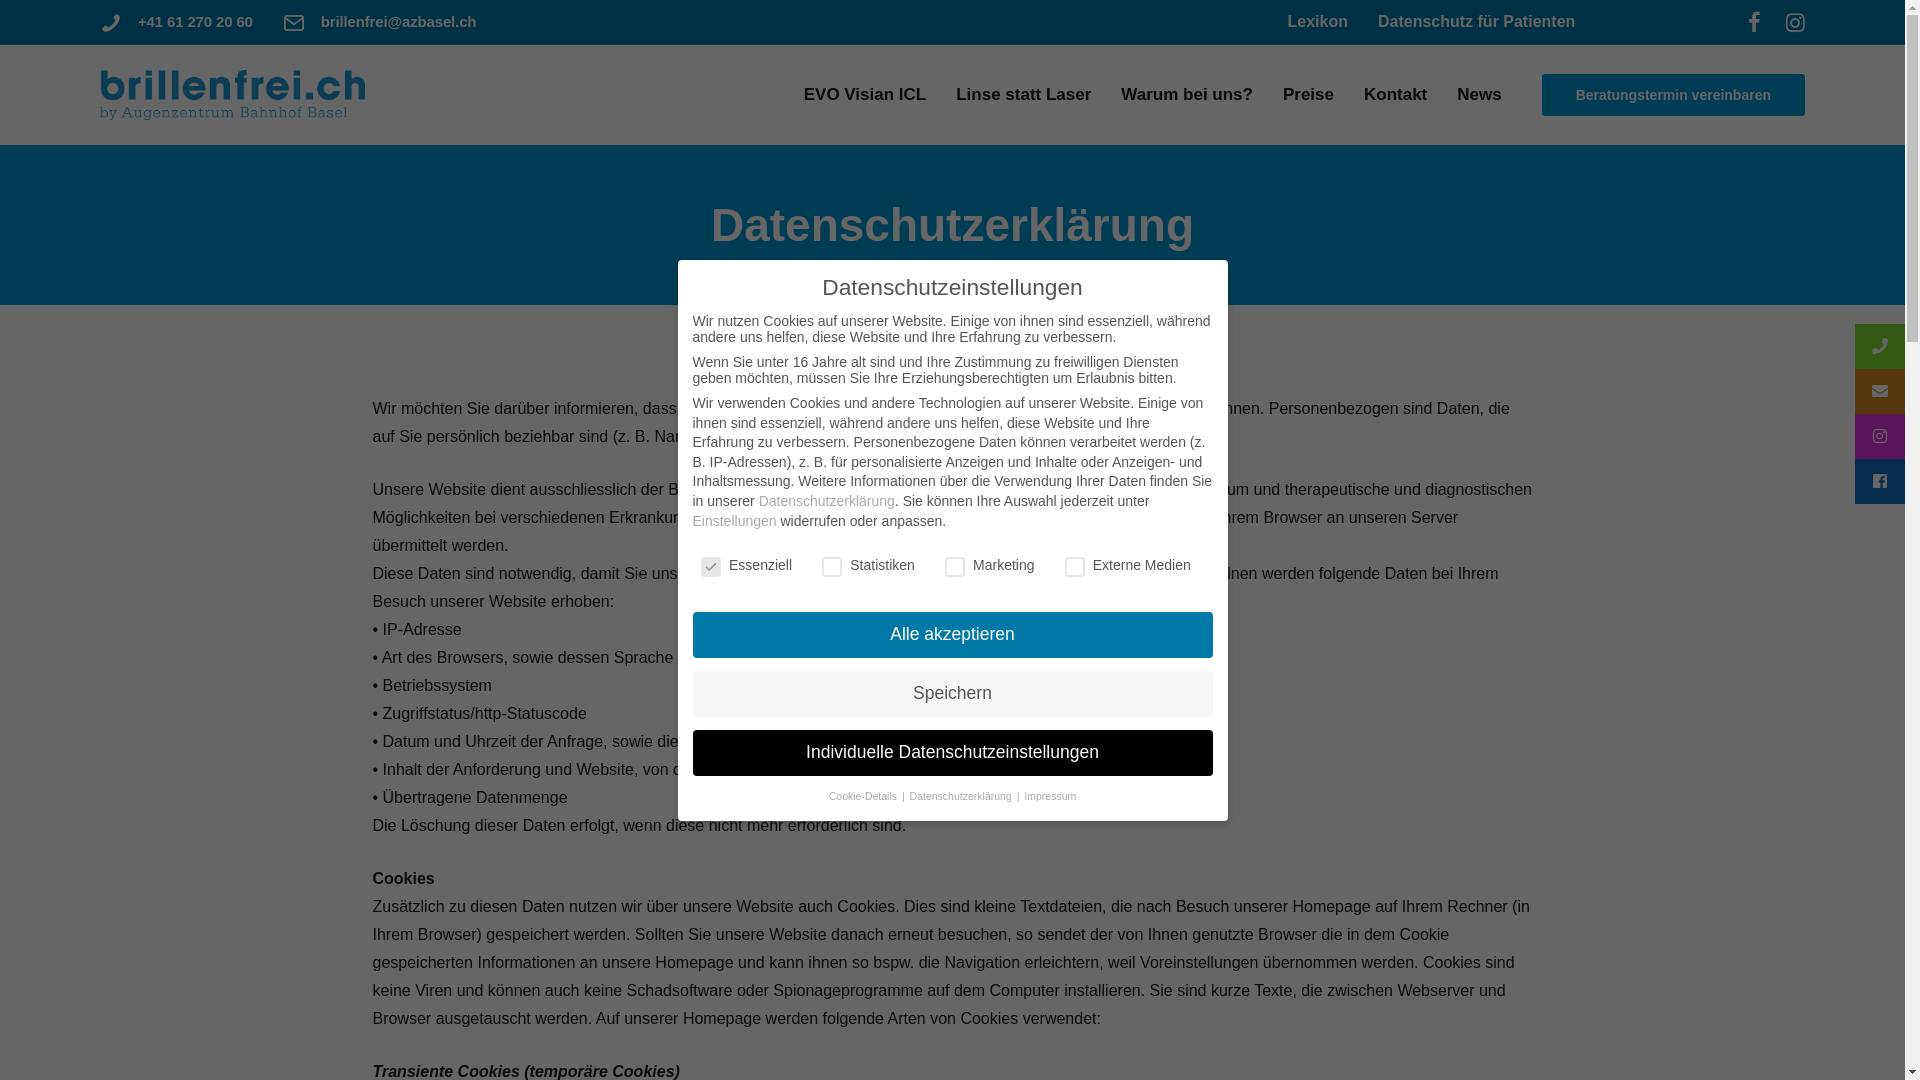  I want to click on 'Lexikon', so click(1316, 21).